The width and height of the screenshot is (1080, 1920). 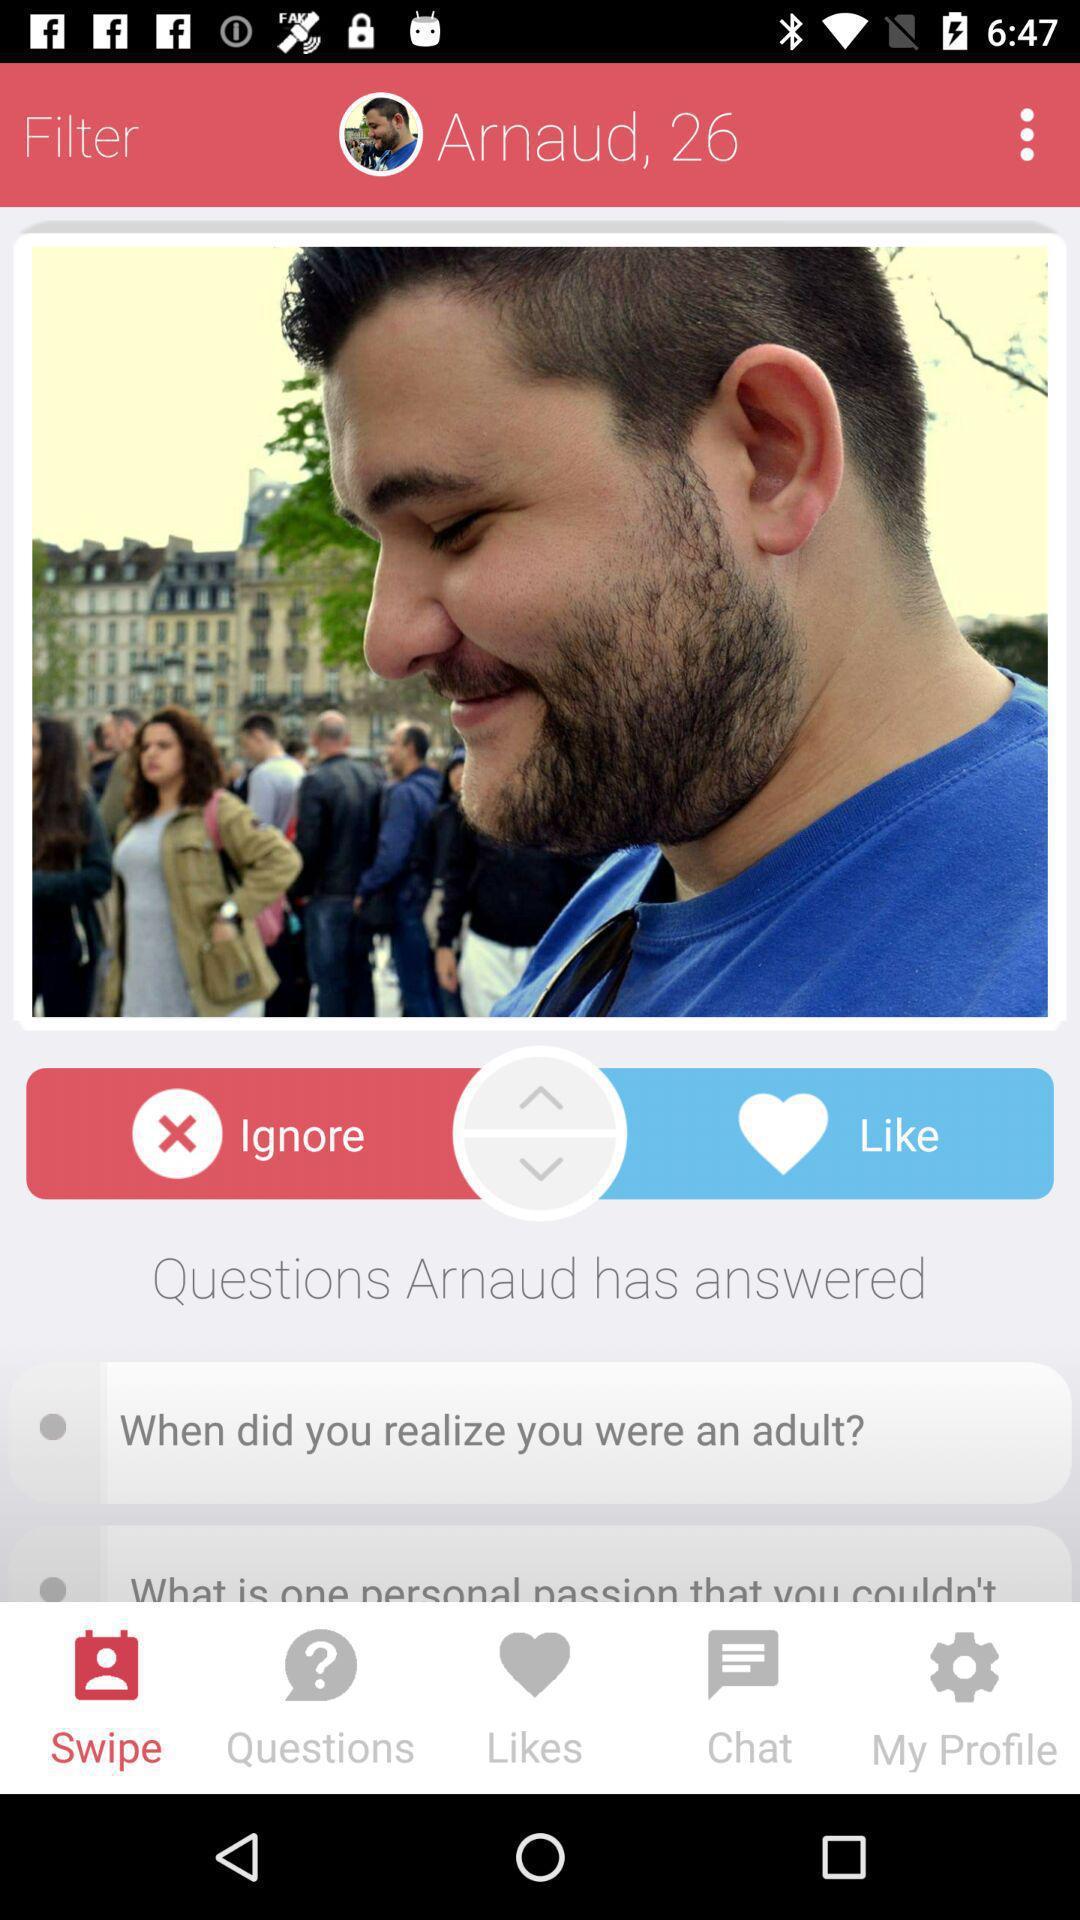 I want to click on the filter at the top left corner, so click(x=79, y=133).